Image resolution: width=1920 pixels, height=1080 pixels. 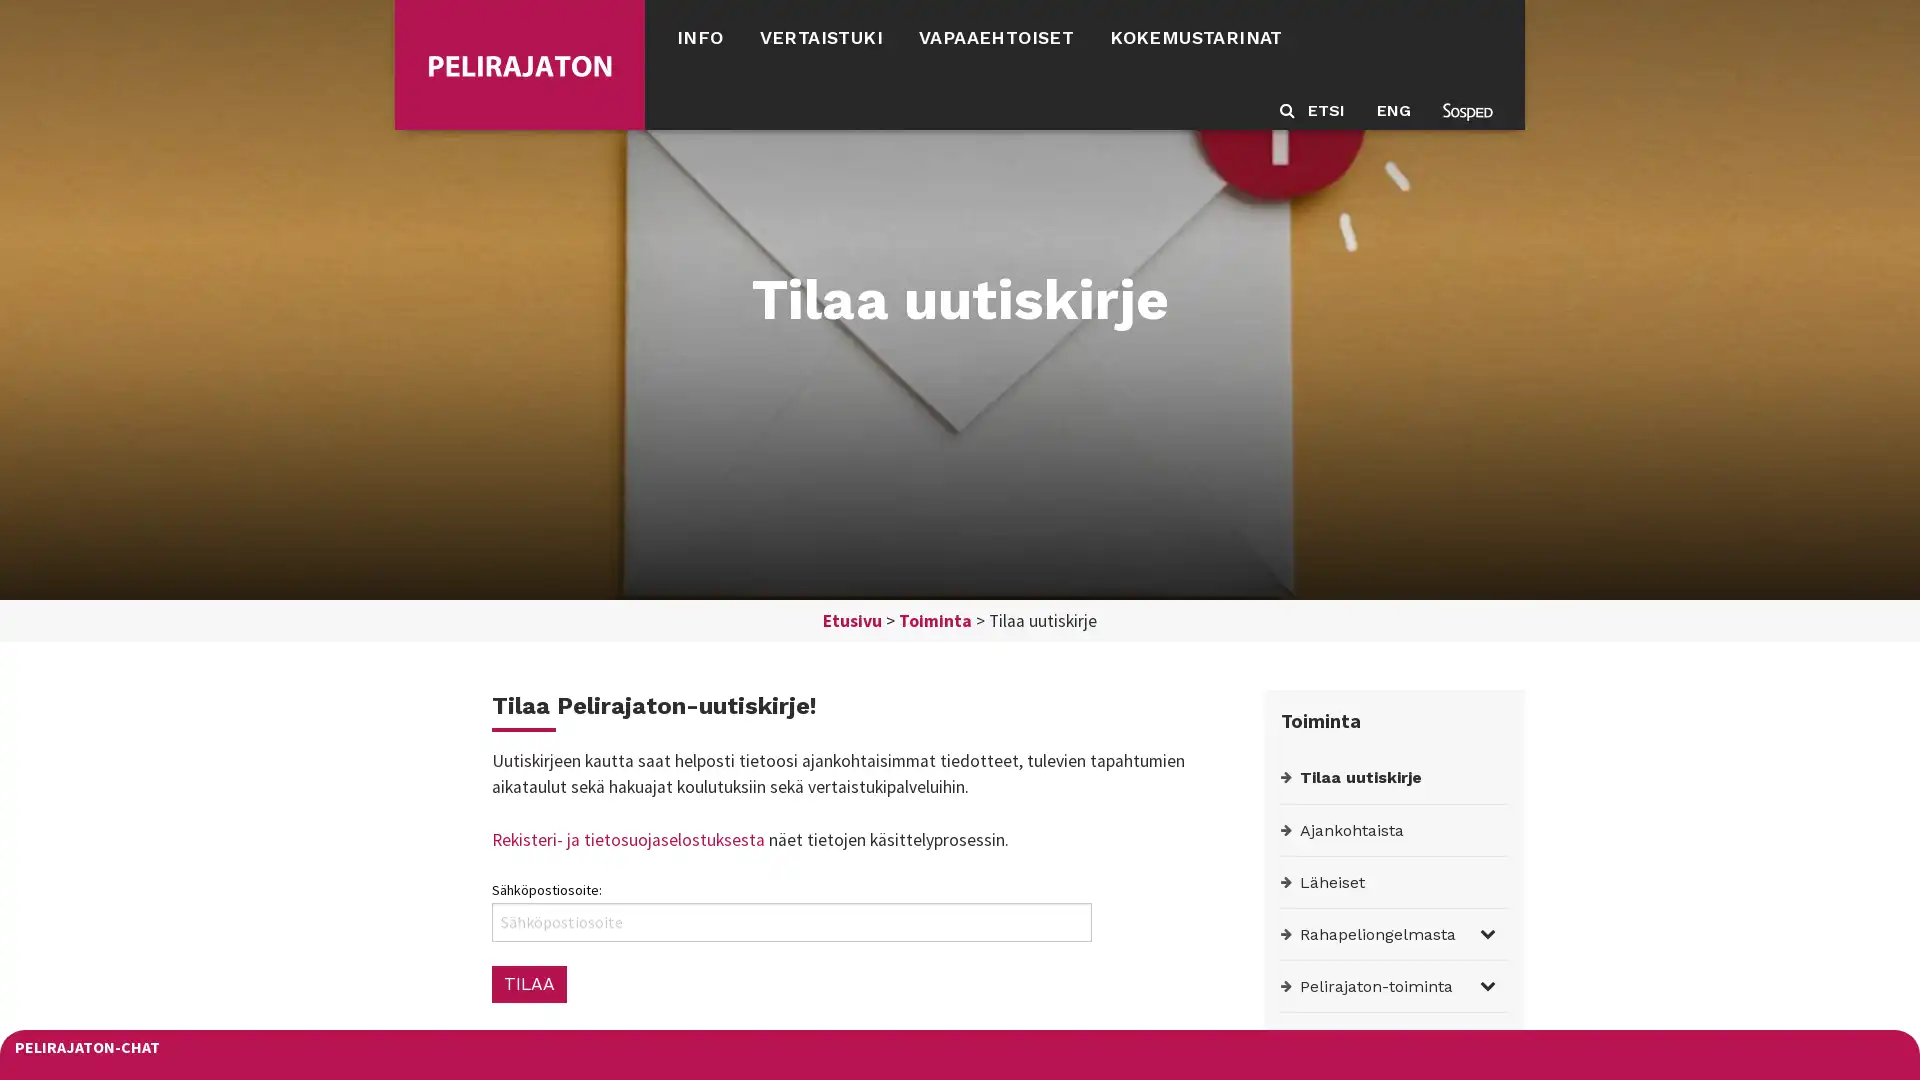 What do you see at coordinates (528, 982) in the screenshot?
I see `Tilaa` at bounding box center [528, 982].